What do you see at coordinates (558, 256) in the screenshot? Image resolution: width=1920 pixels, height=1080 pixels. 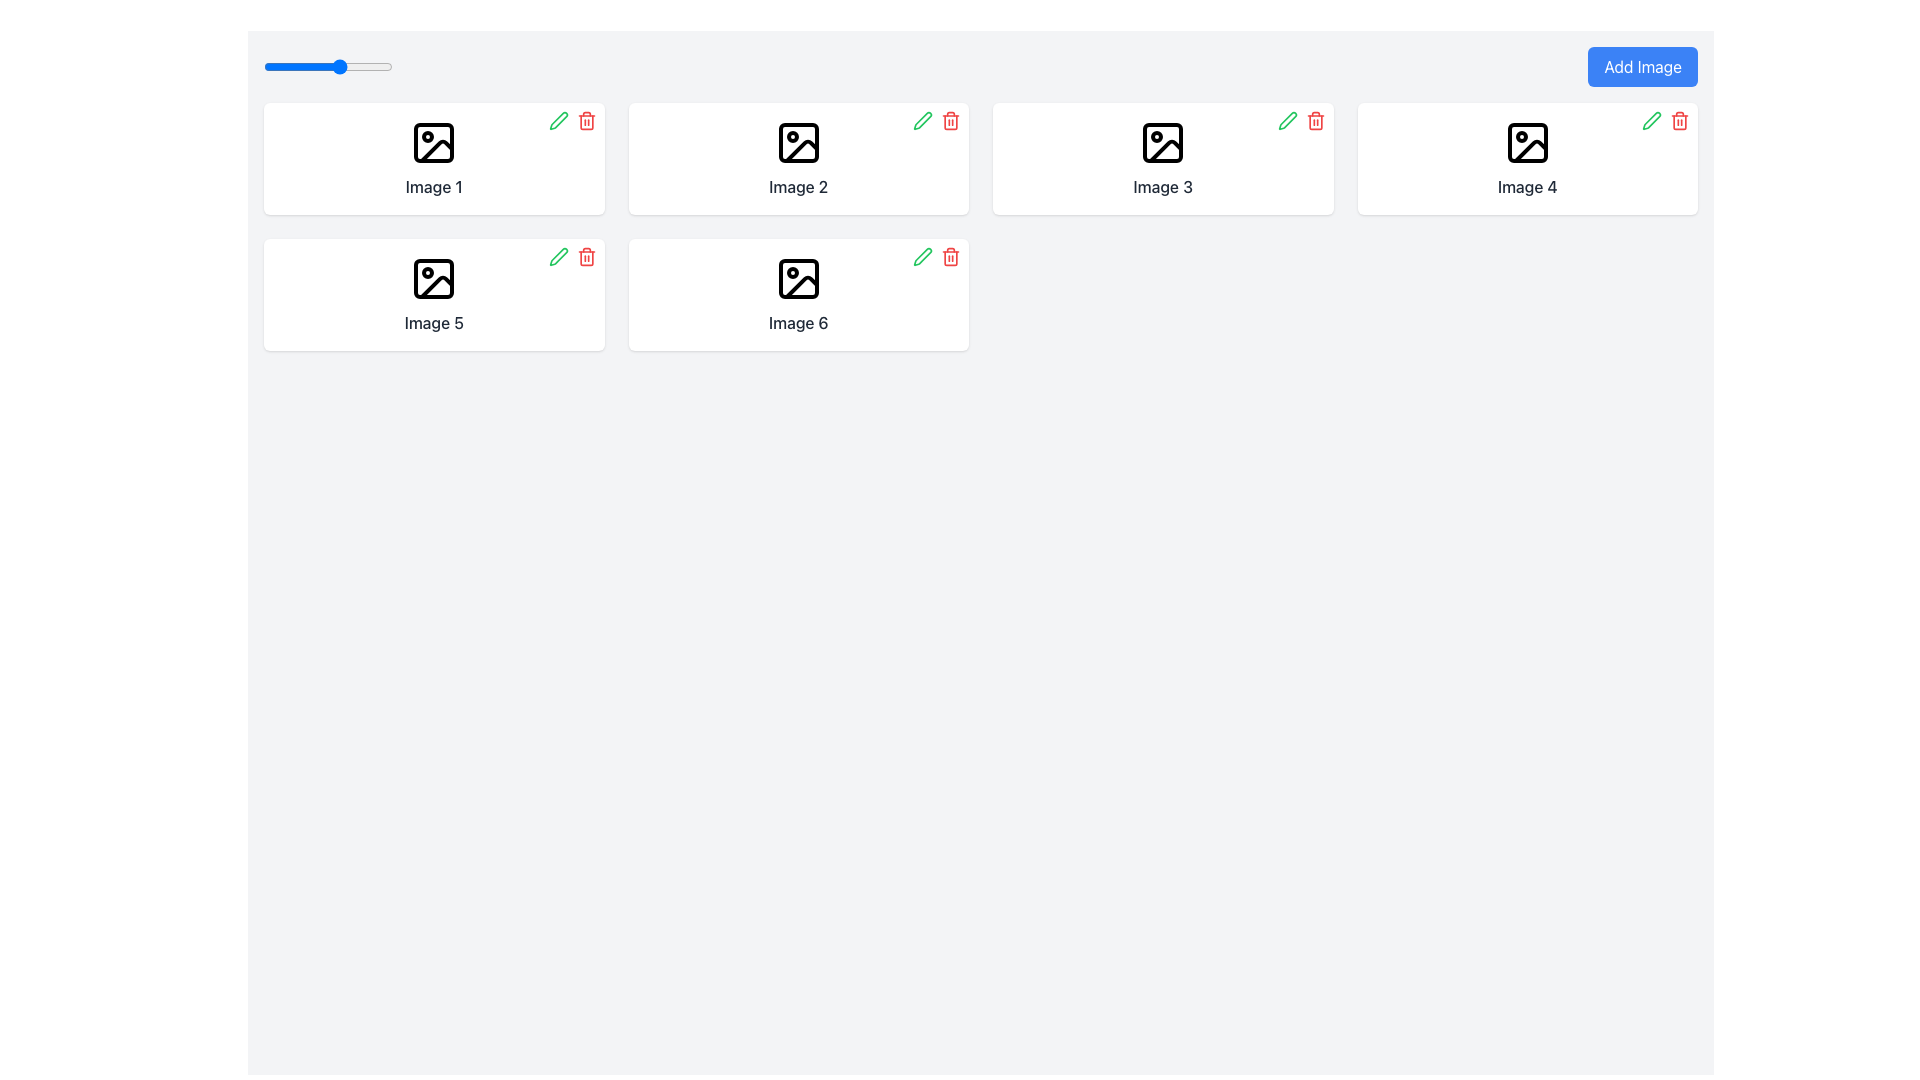 I see `the green pencil icon located in the top-right corner of the card-like block to initiate editing` at bounding box center [558, 256].